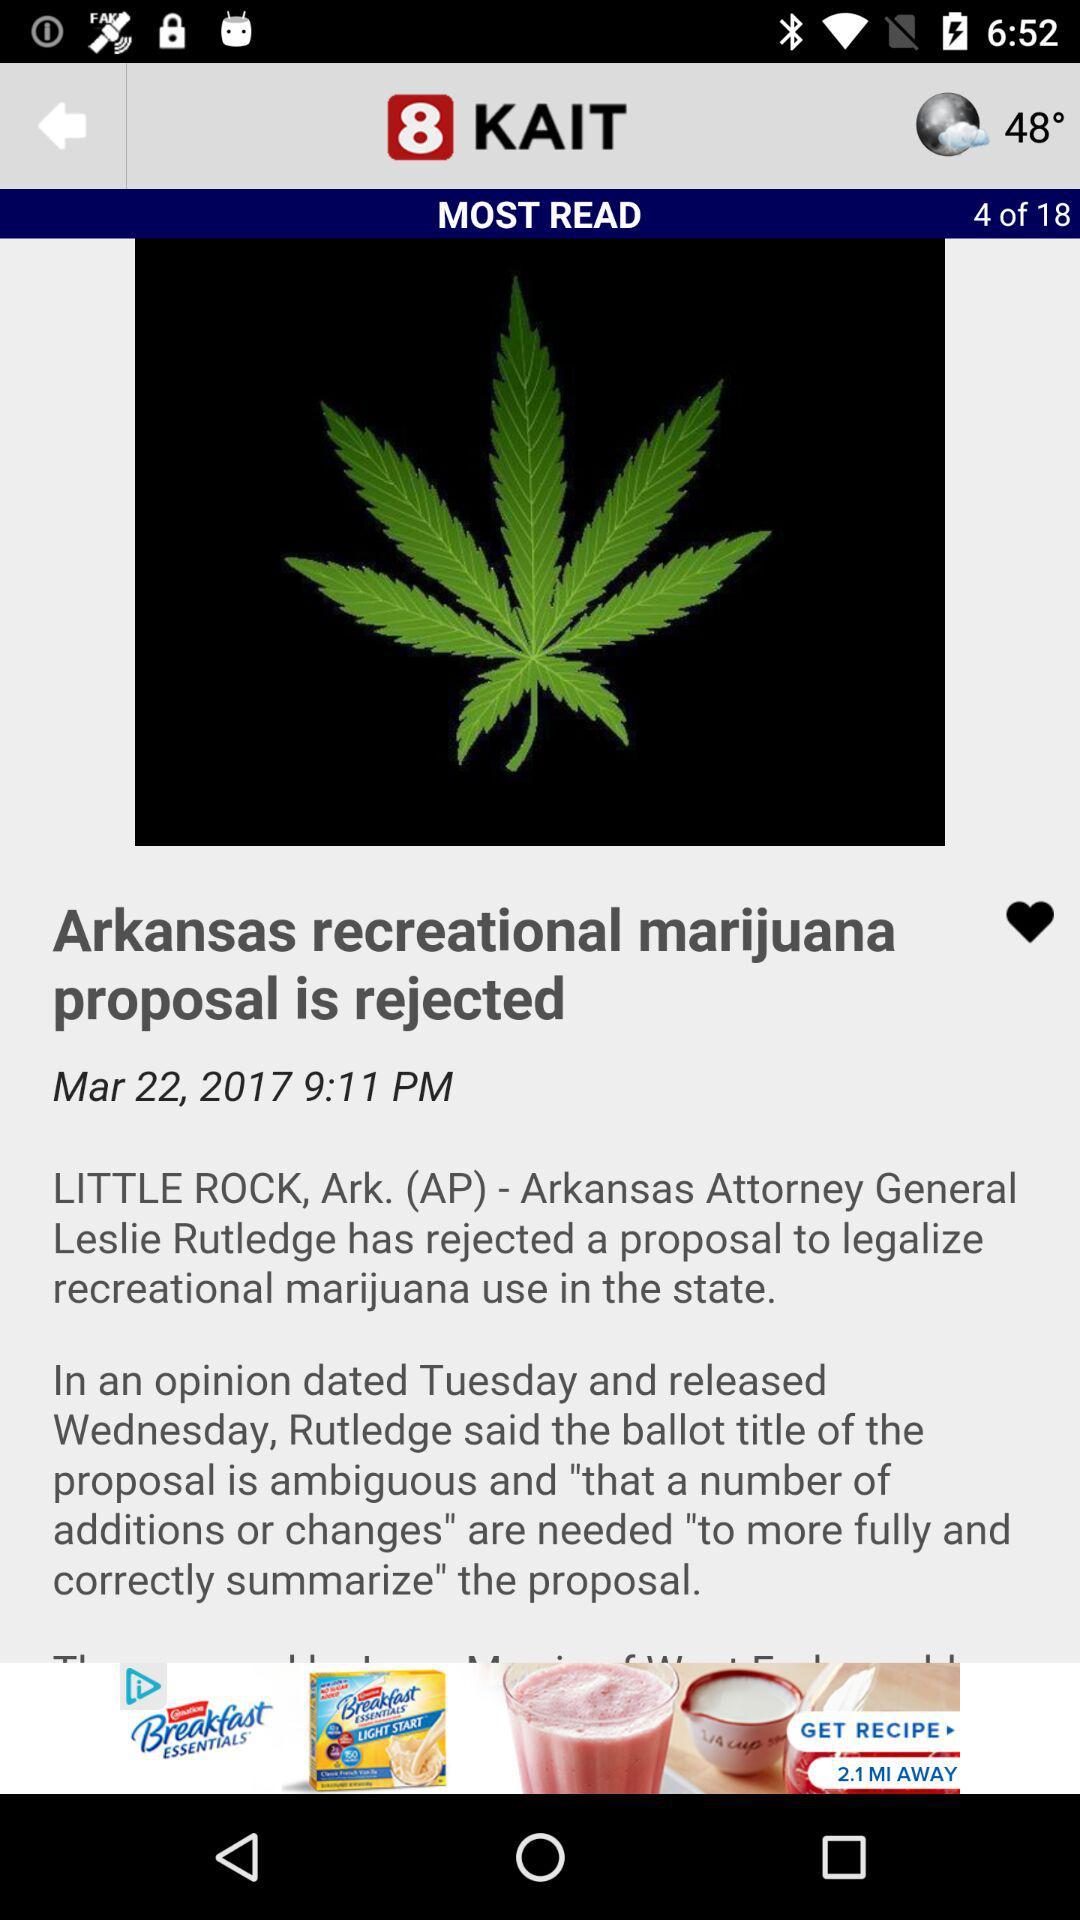 This screenshot has width=1080, height=1920. I want to click on like, so click(1017, 921).